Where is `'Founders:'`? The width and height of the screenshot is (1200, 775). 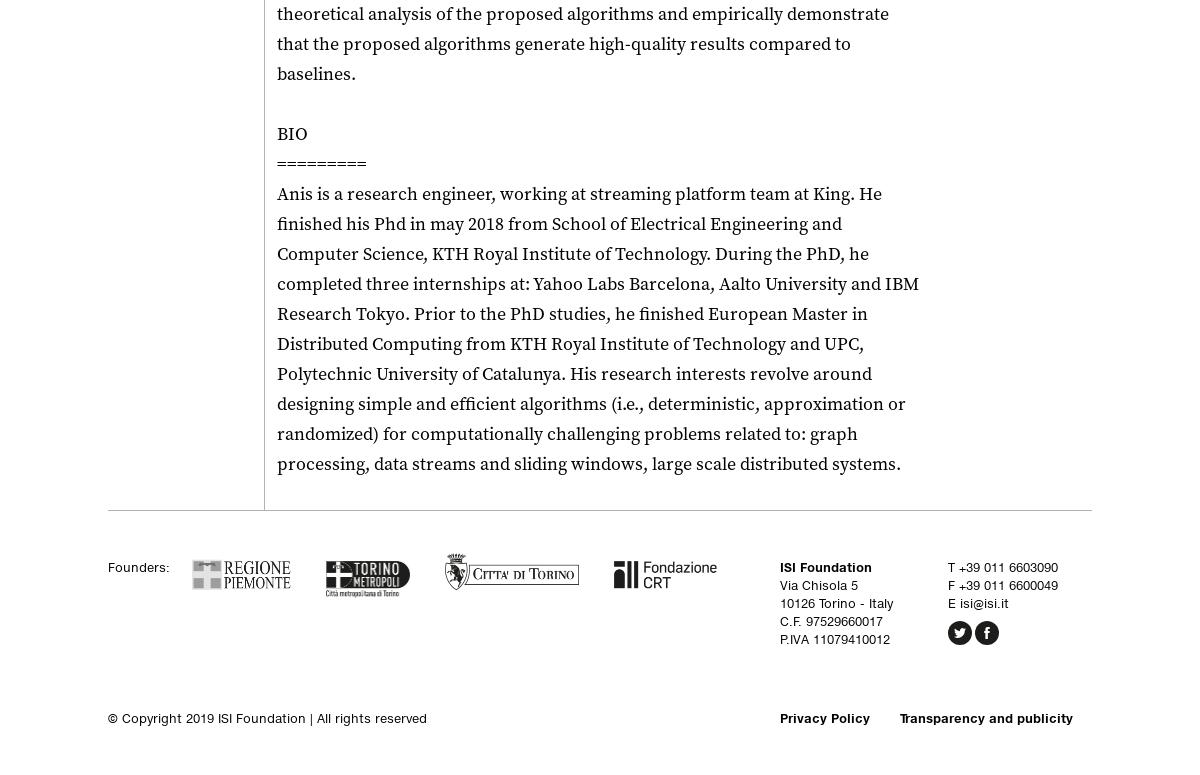 'Founders:' is located at coordinates (138, 566).